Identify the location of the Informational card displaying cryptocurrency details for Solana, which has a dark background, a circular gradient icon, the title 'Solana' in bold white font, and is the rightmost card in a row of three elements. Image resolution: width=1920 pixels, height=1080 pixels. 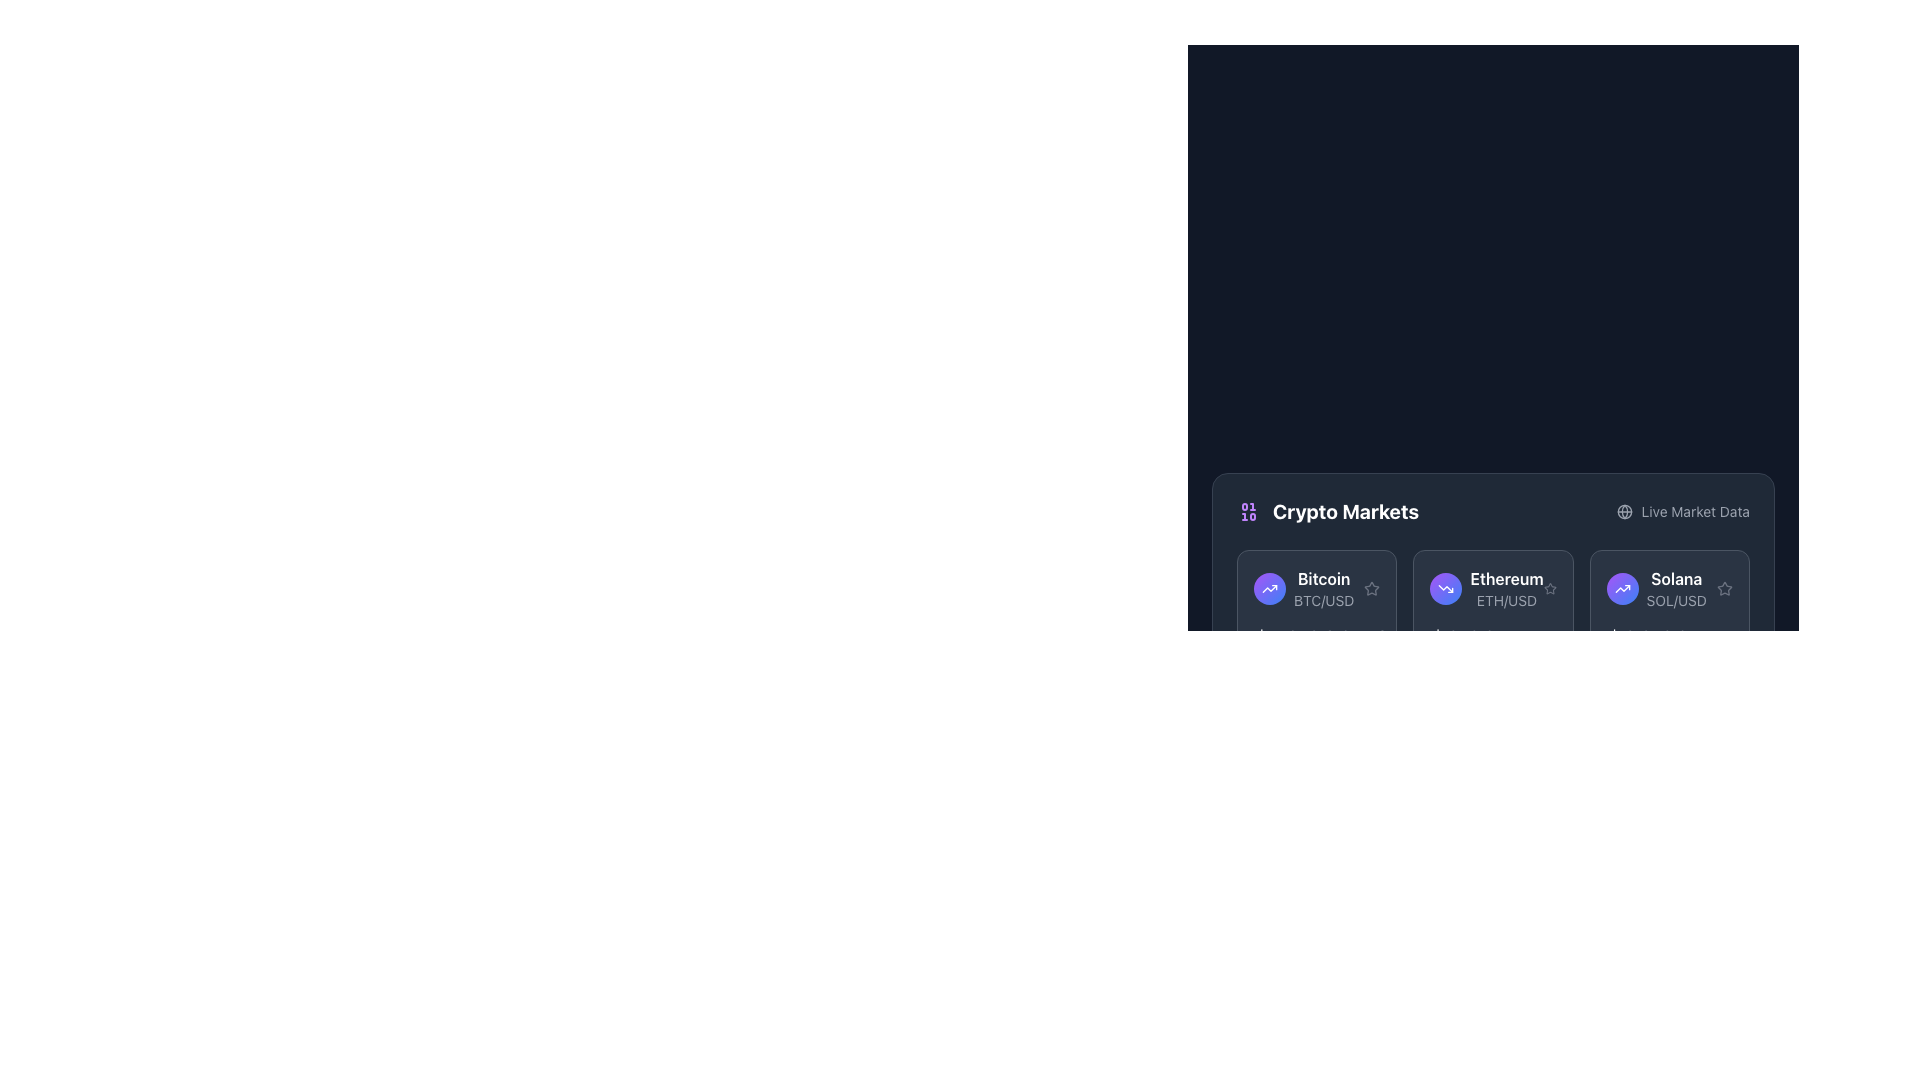
(1669, 609).